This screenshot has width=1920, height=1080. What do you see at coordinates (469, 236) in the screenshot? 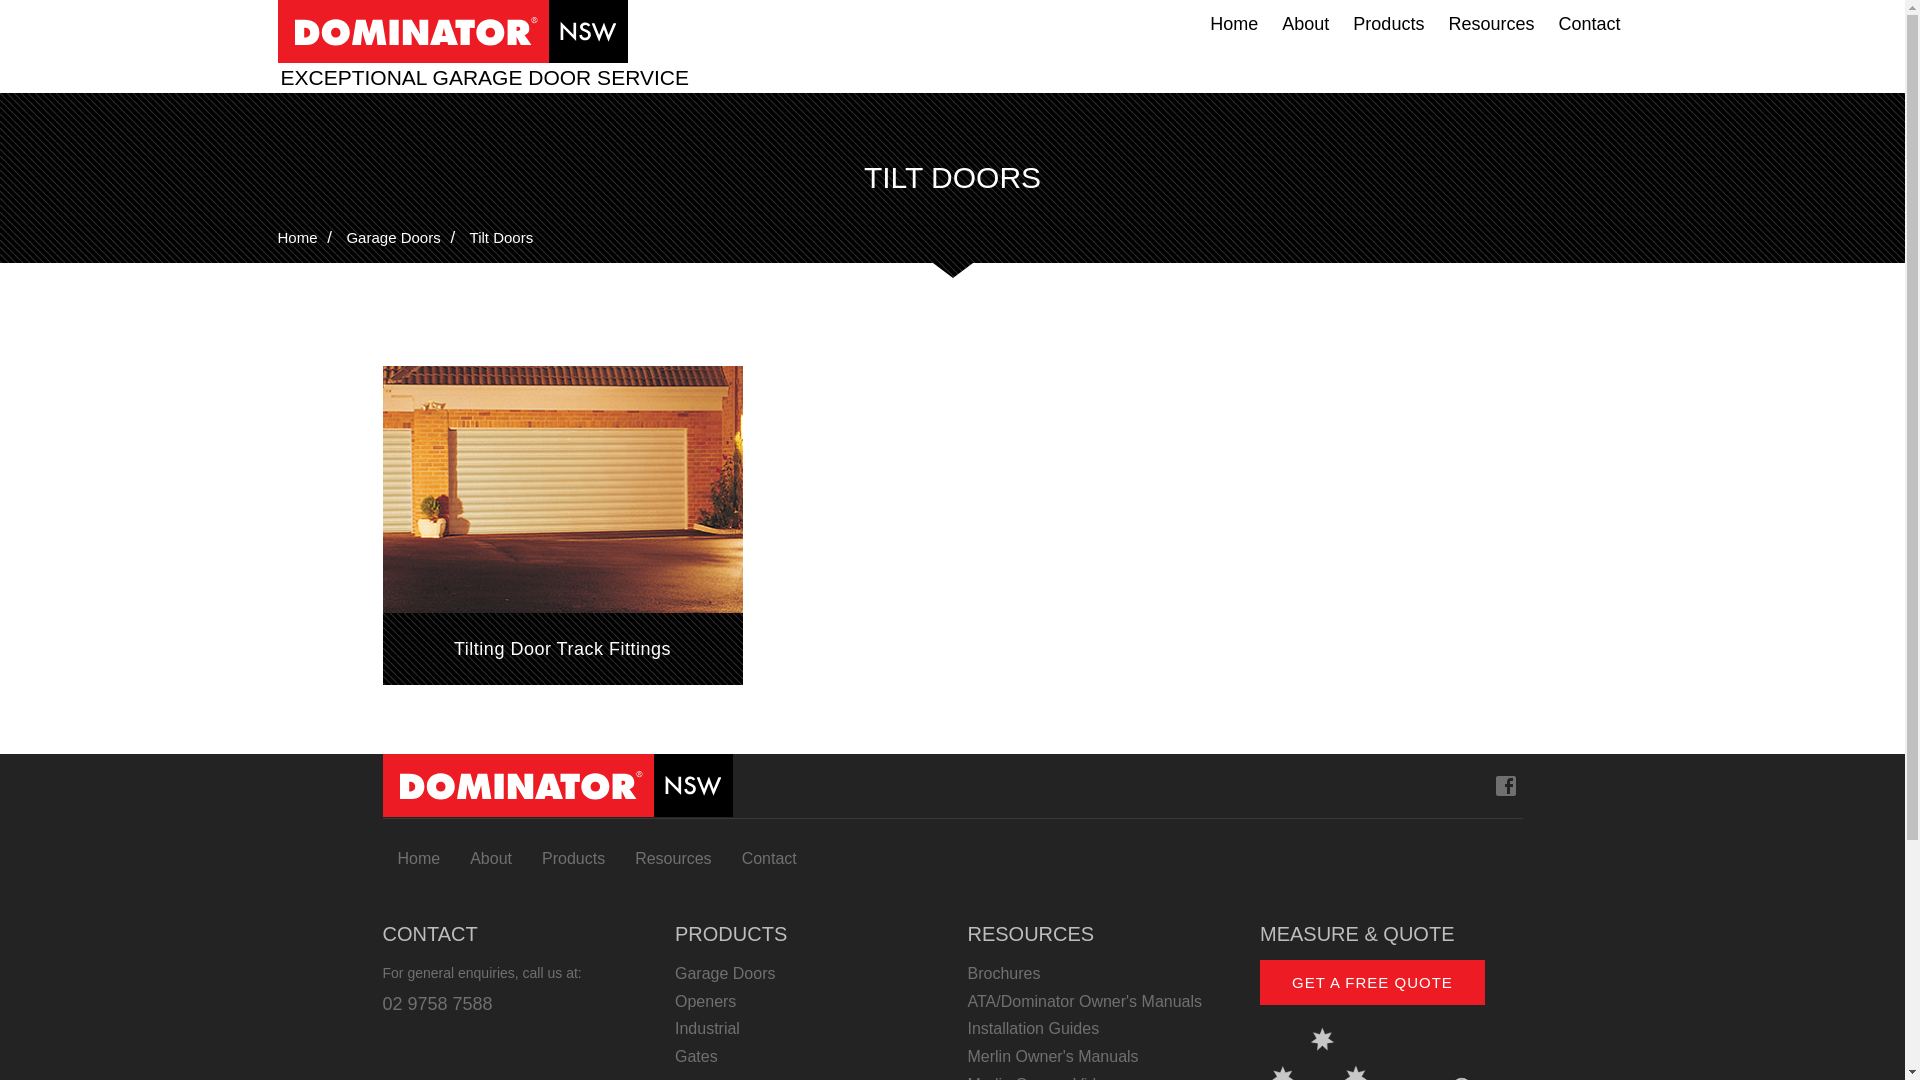
I see `'Tilt Doors'` at bounding box center [469, 236].